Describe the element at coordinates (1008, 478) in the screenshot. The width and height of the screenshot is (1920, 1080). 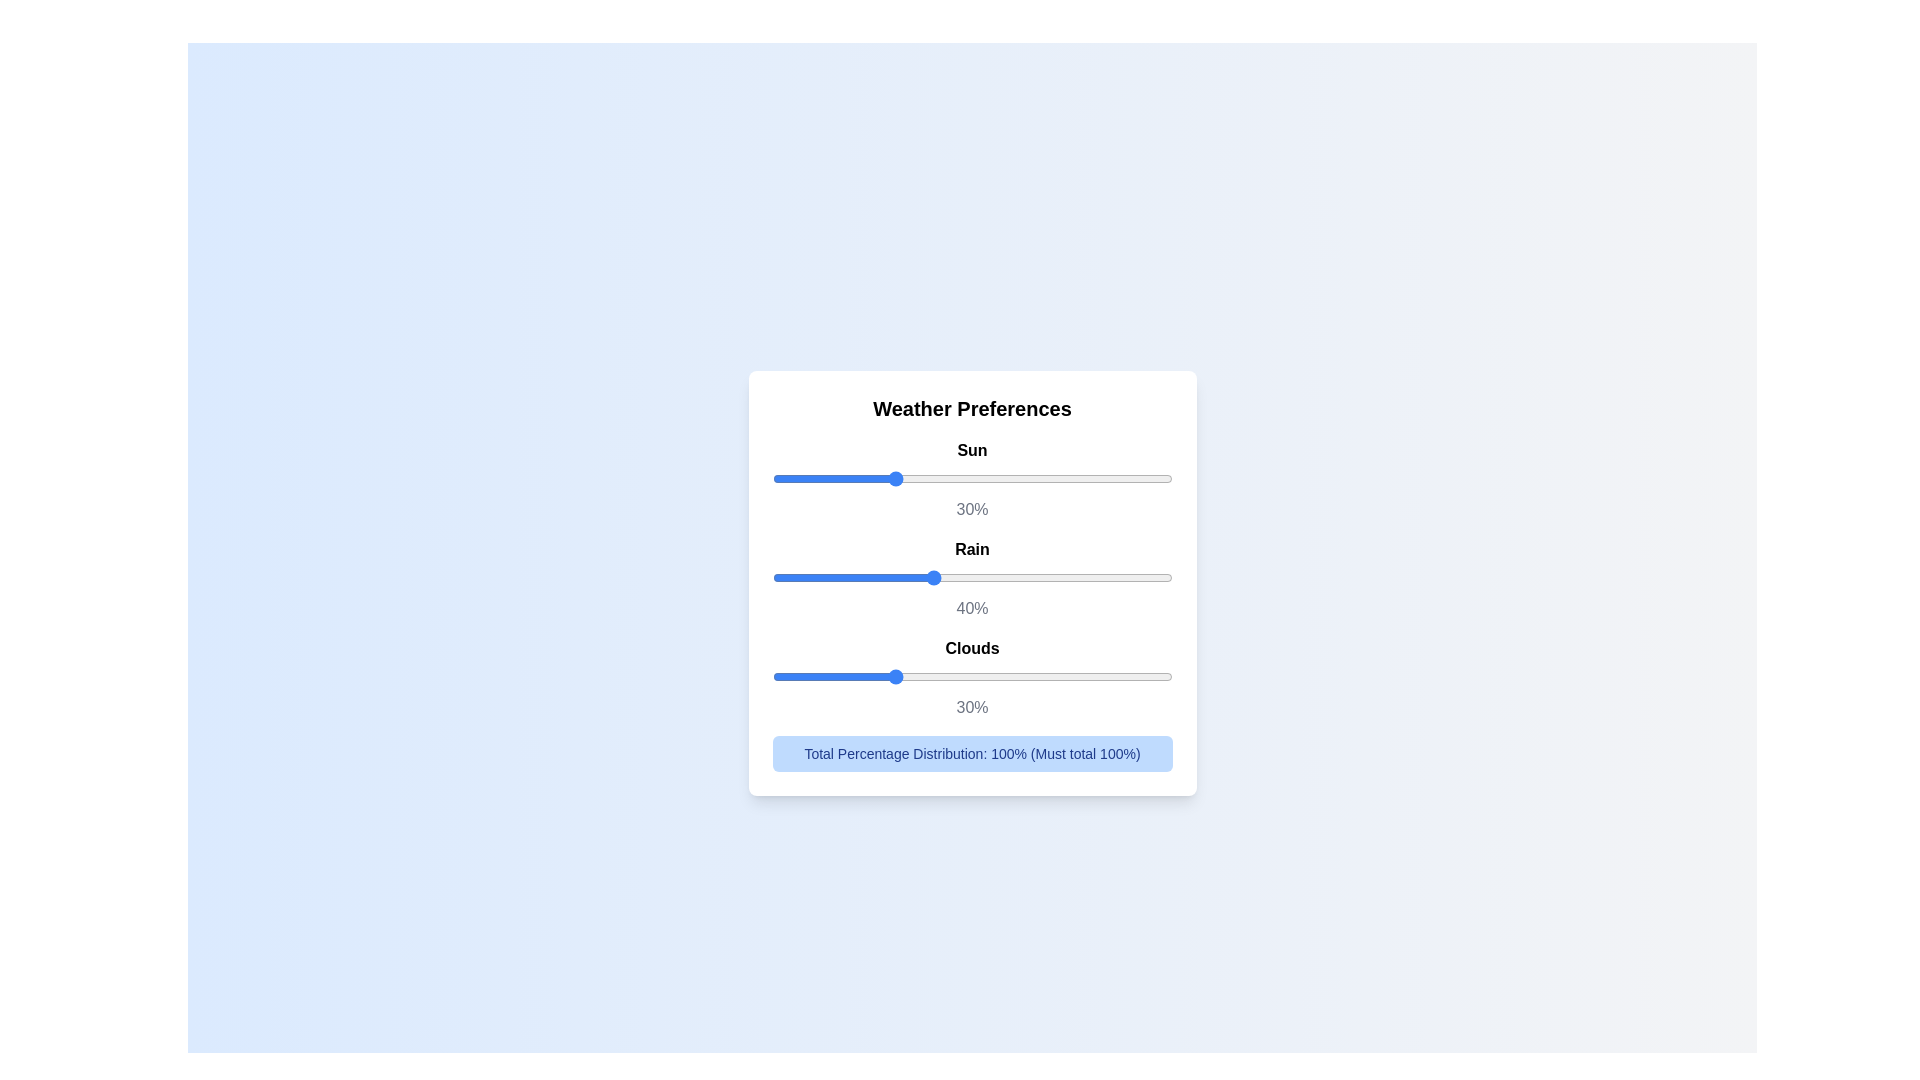
I see `the slider for 0 to set the percentage to 9` at that location.